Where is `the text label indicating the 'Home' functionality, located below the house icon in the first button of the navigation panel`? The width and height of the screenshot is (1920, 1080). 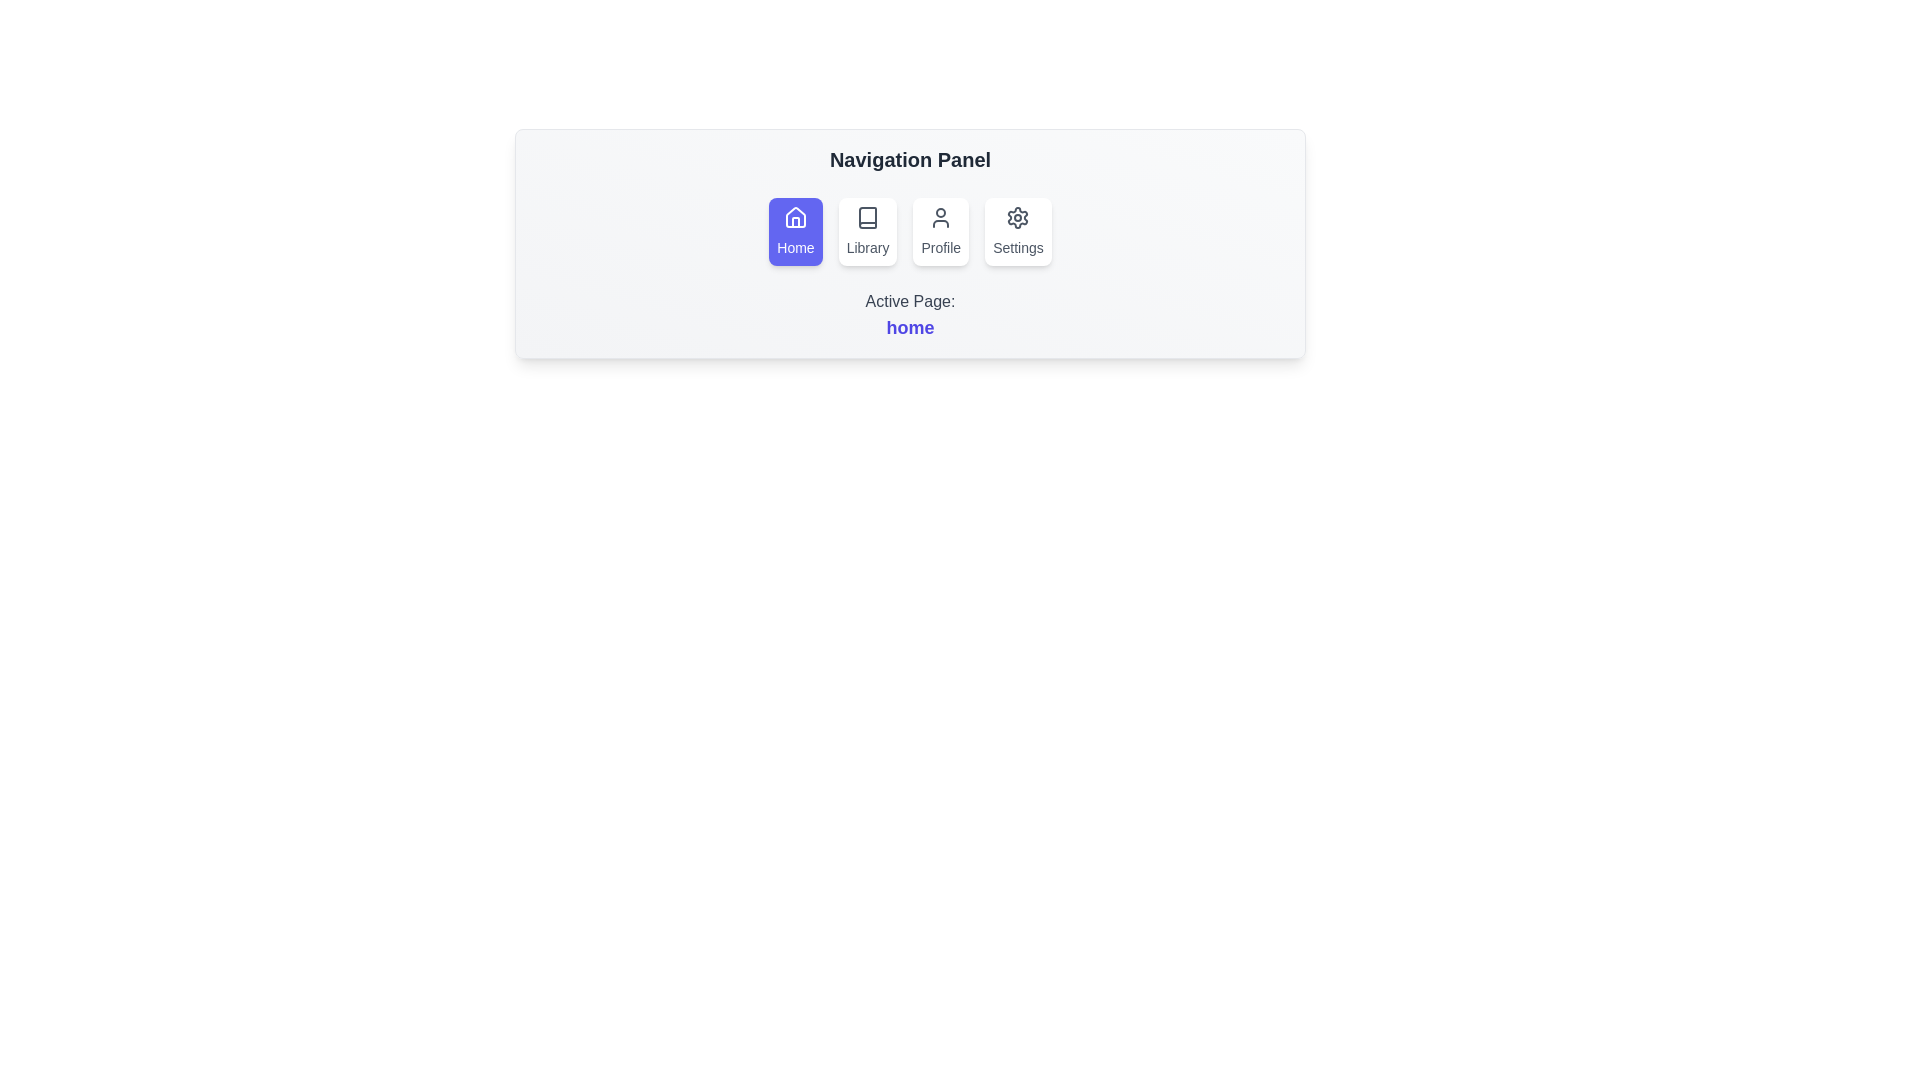
the text label indicating the 'Home' functionality, located below the house icon in the first button of the navigation panel is located at coordinates (795, 246).